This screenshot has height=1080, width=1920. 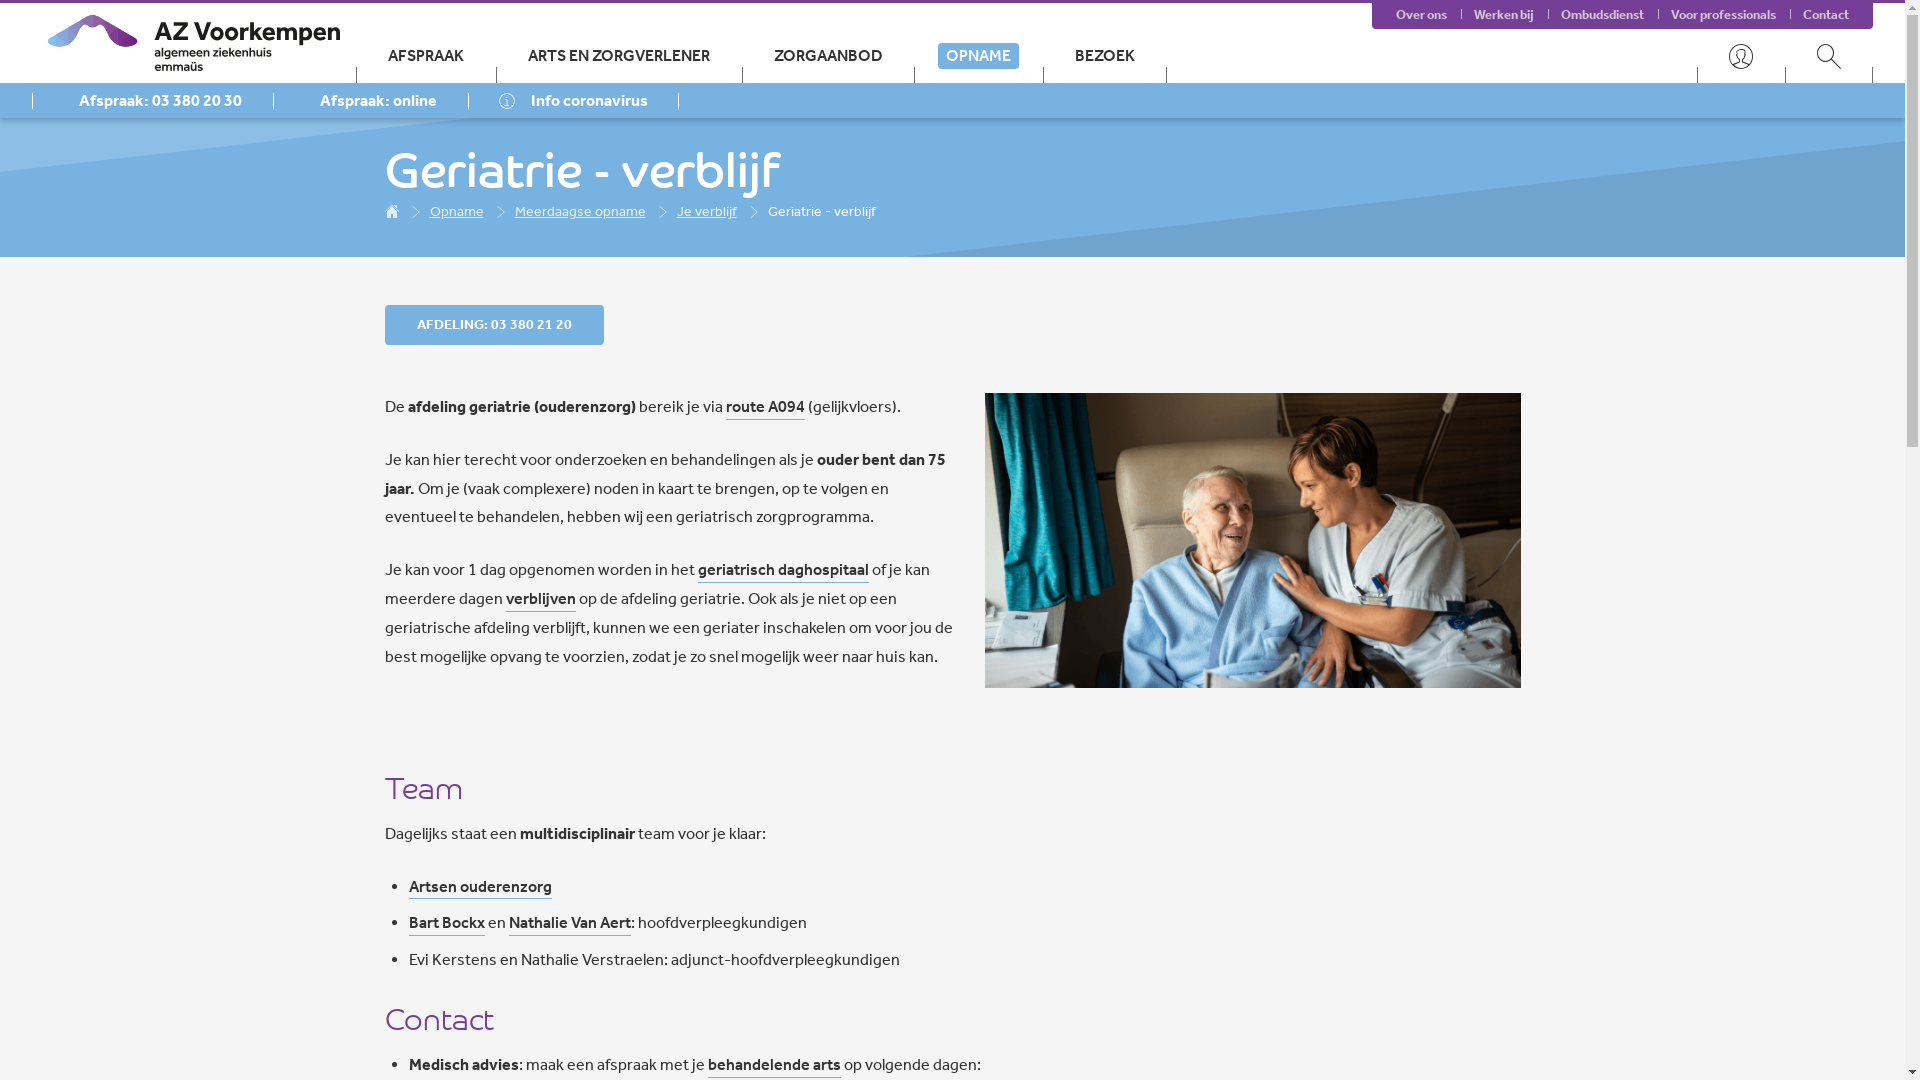 What do you see at coordinates (493, 323) in the screenshot?
I see `'AFDELING: 03 380 21 20'` at bounding box center [493, 323].